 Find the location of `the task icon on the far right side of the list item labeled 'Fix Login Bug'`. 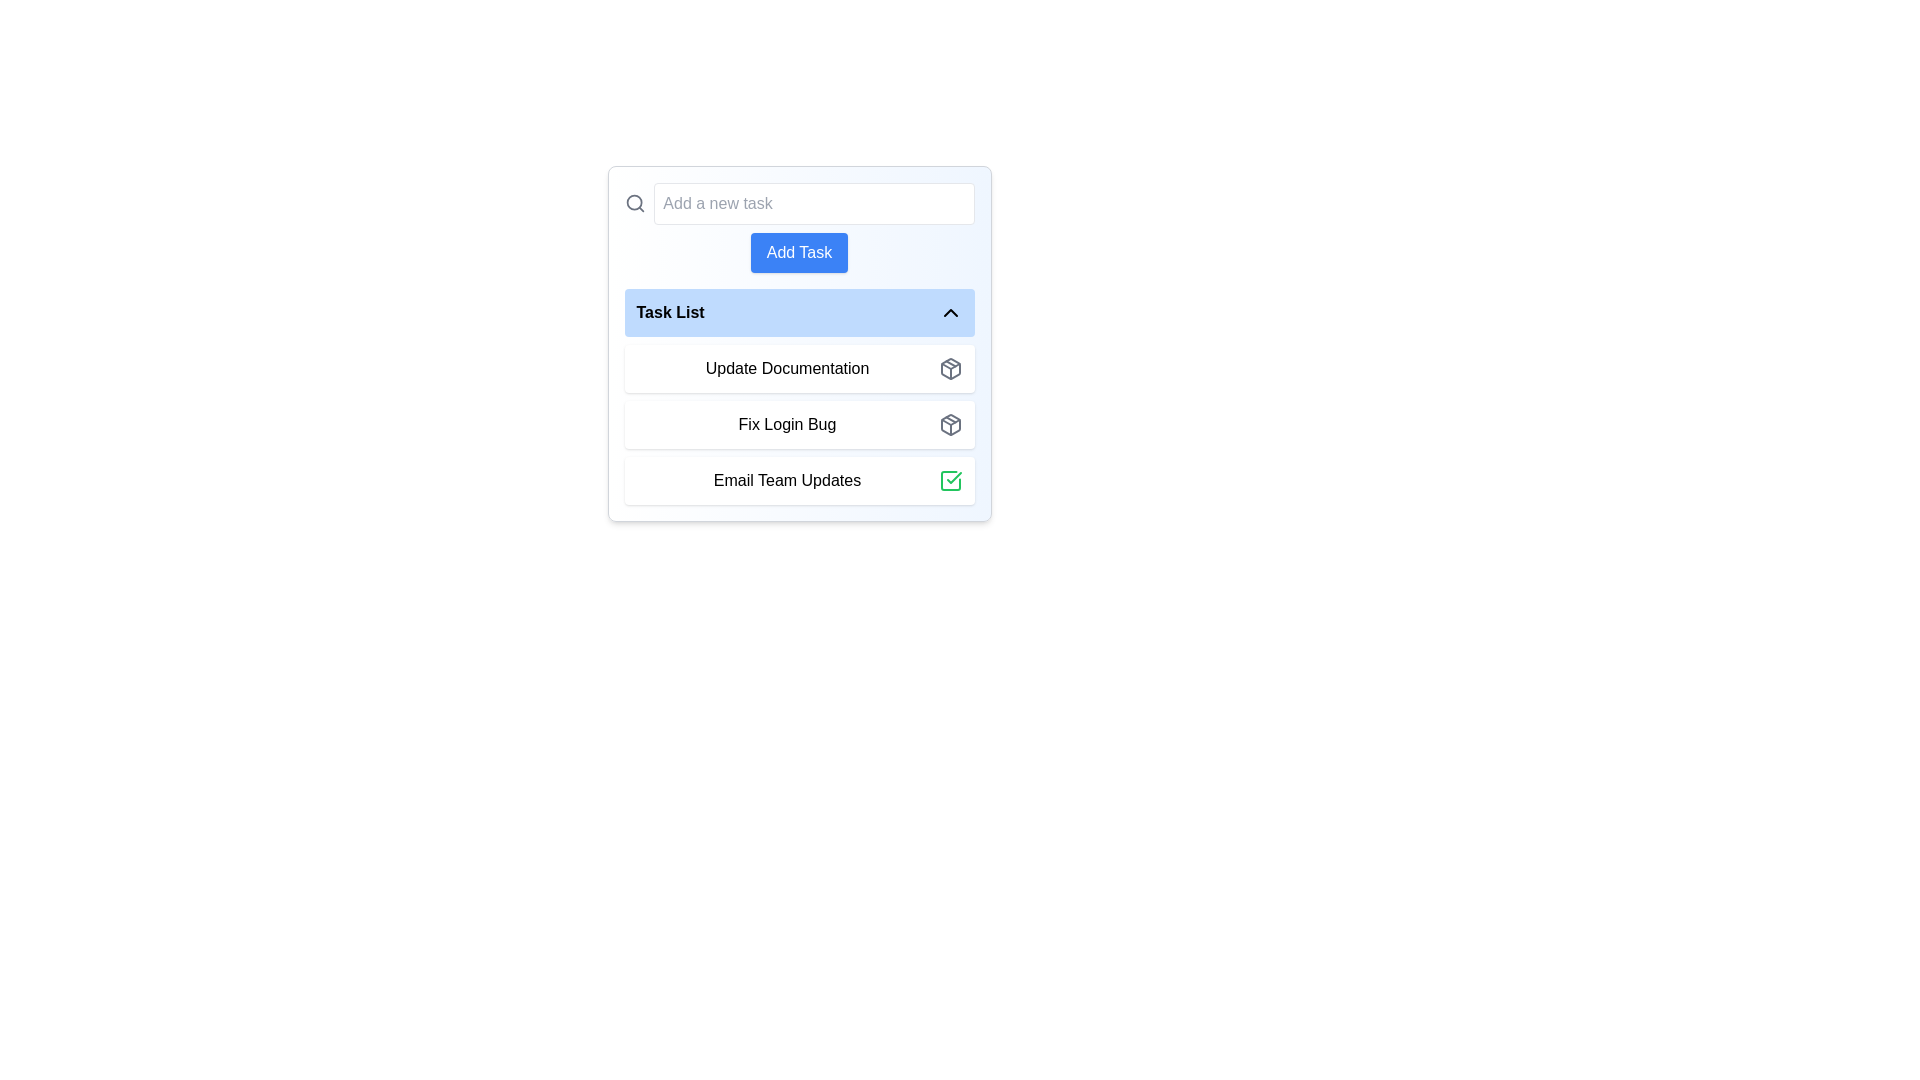

the task icon on the far right side of the list item labeled 'Fix Login Bug' is located at coordinates (949, 423).